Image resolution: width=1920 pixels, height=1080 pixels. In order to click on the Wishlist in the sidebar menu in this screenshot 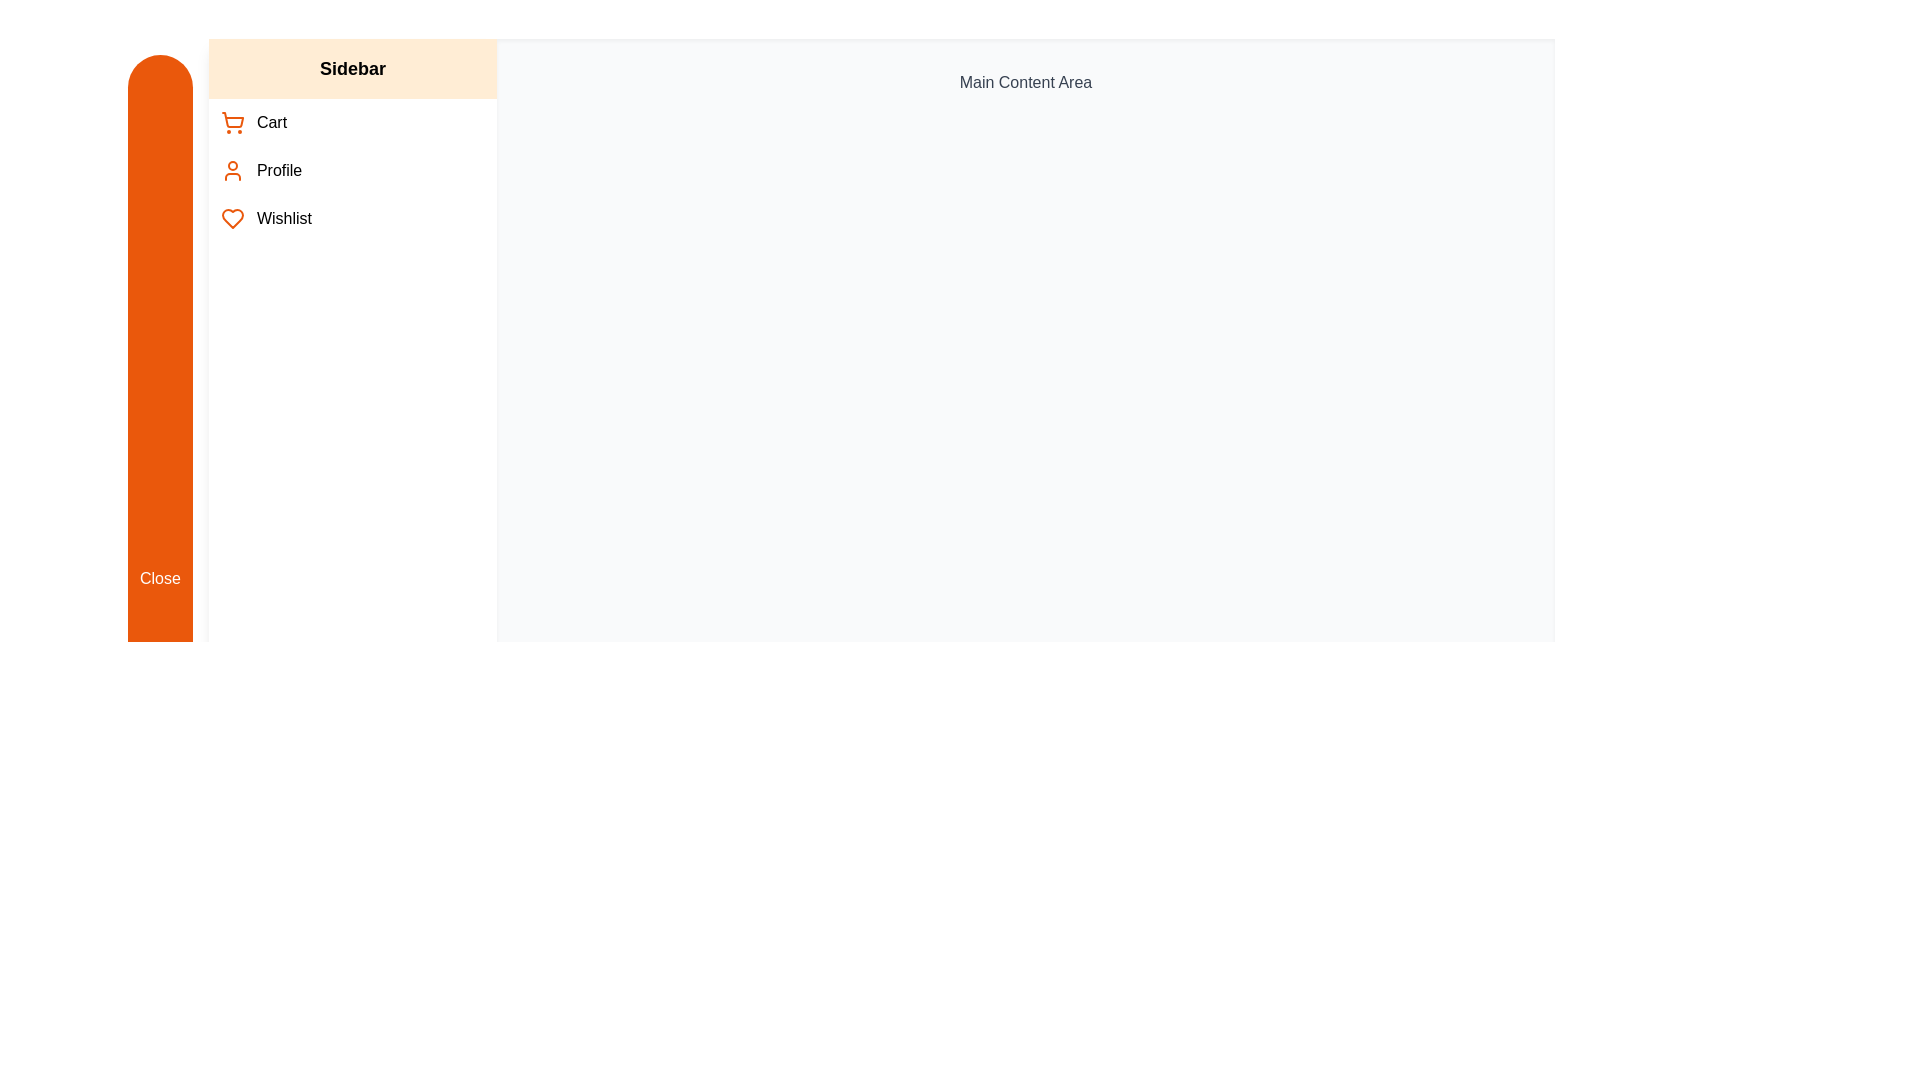, I will do `click(352, 219)`.